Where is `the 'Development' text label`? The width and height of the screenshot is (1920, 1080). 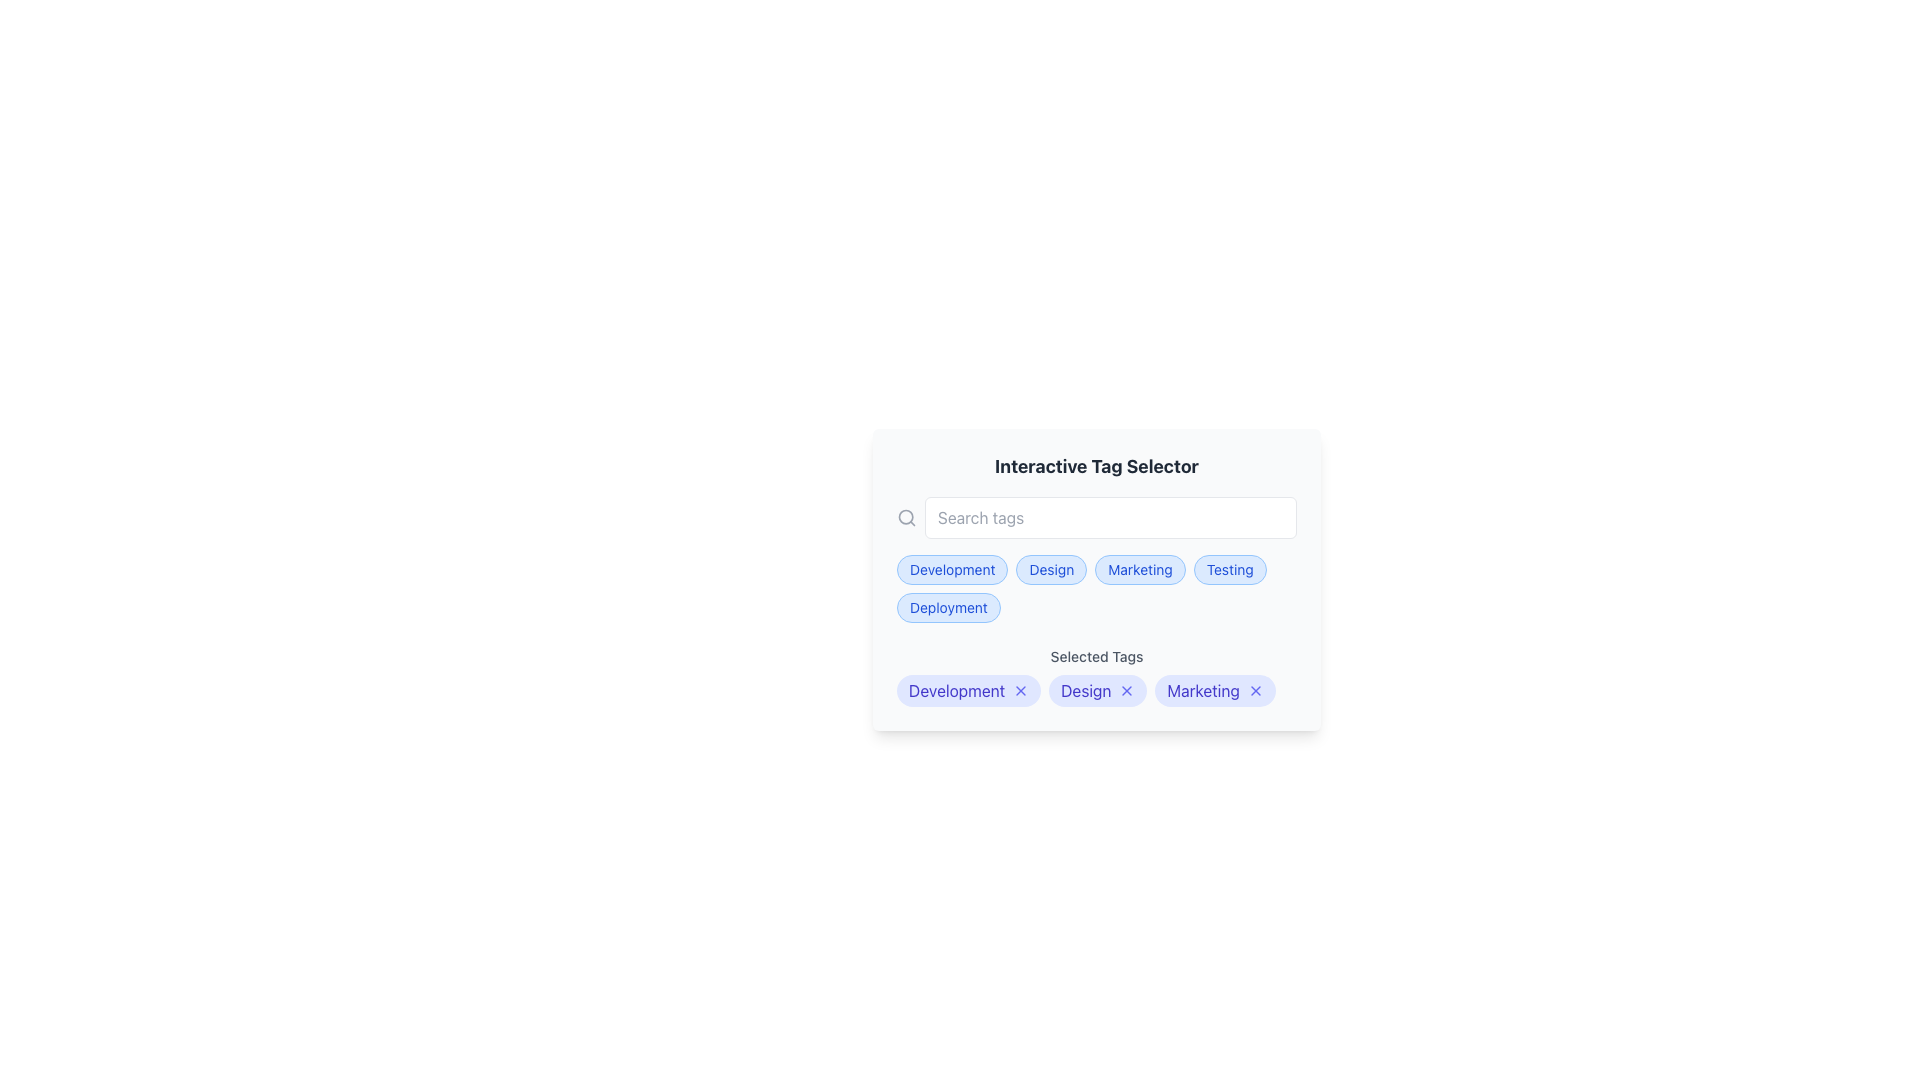 the 'Development' text label is located at coordinates (956, 689).